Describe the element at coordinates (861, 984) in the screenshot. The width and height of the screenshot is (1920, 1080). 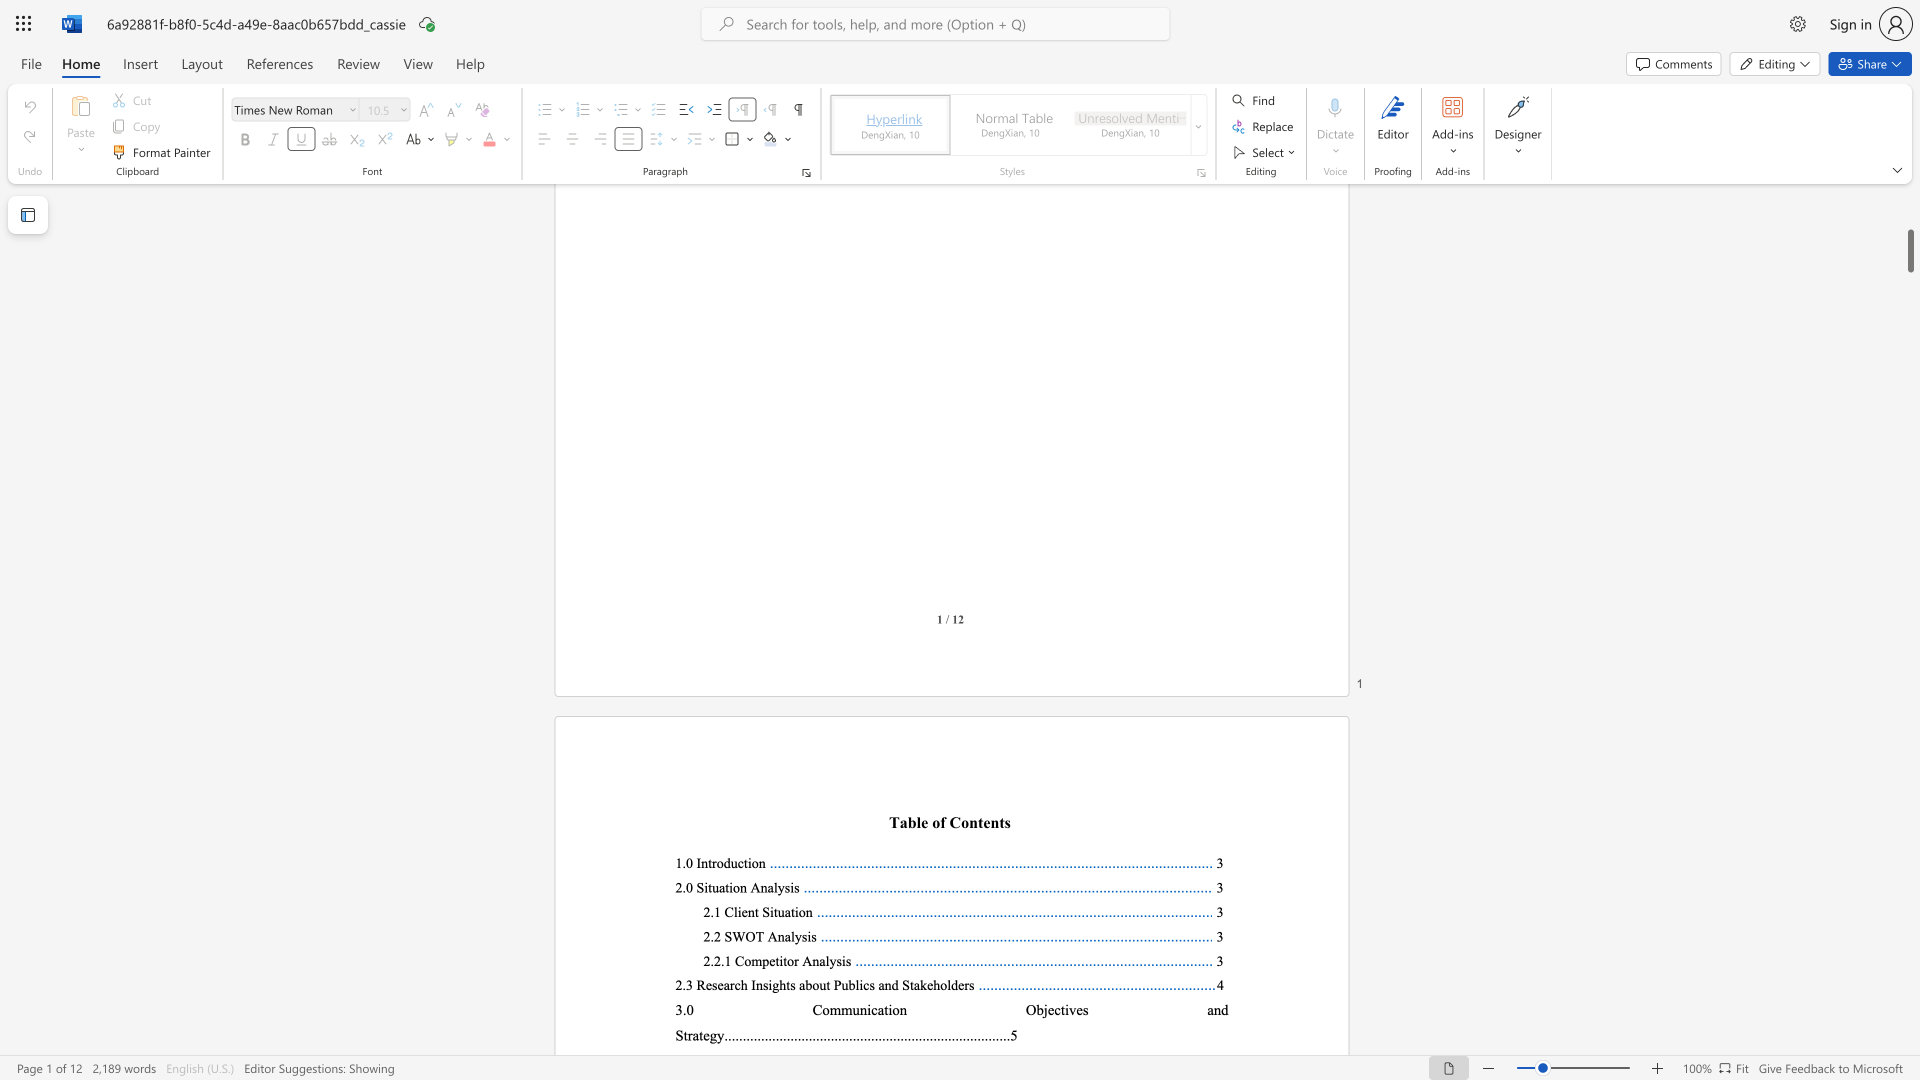
I see `the 2th character "i" in the text` at that location.